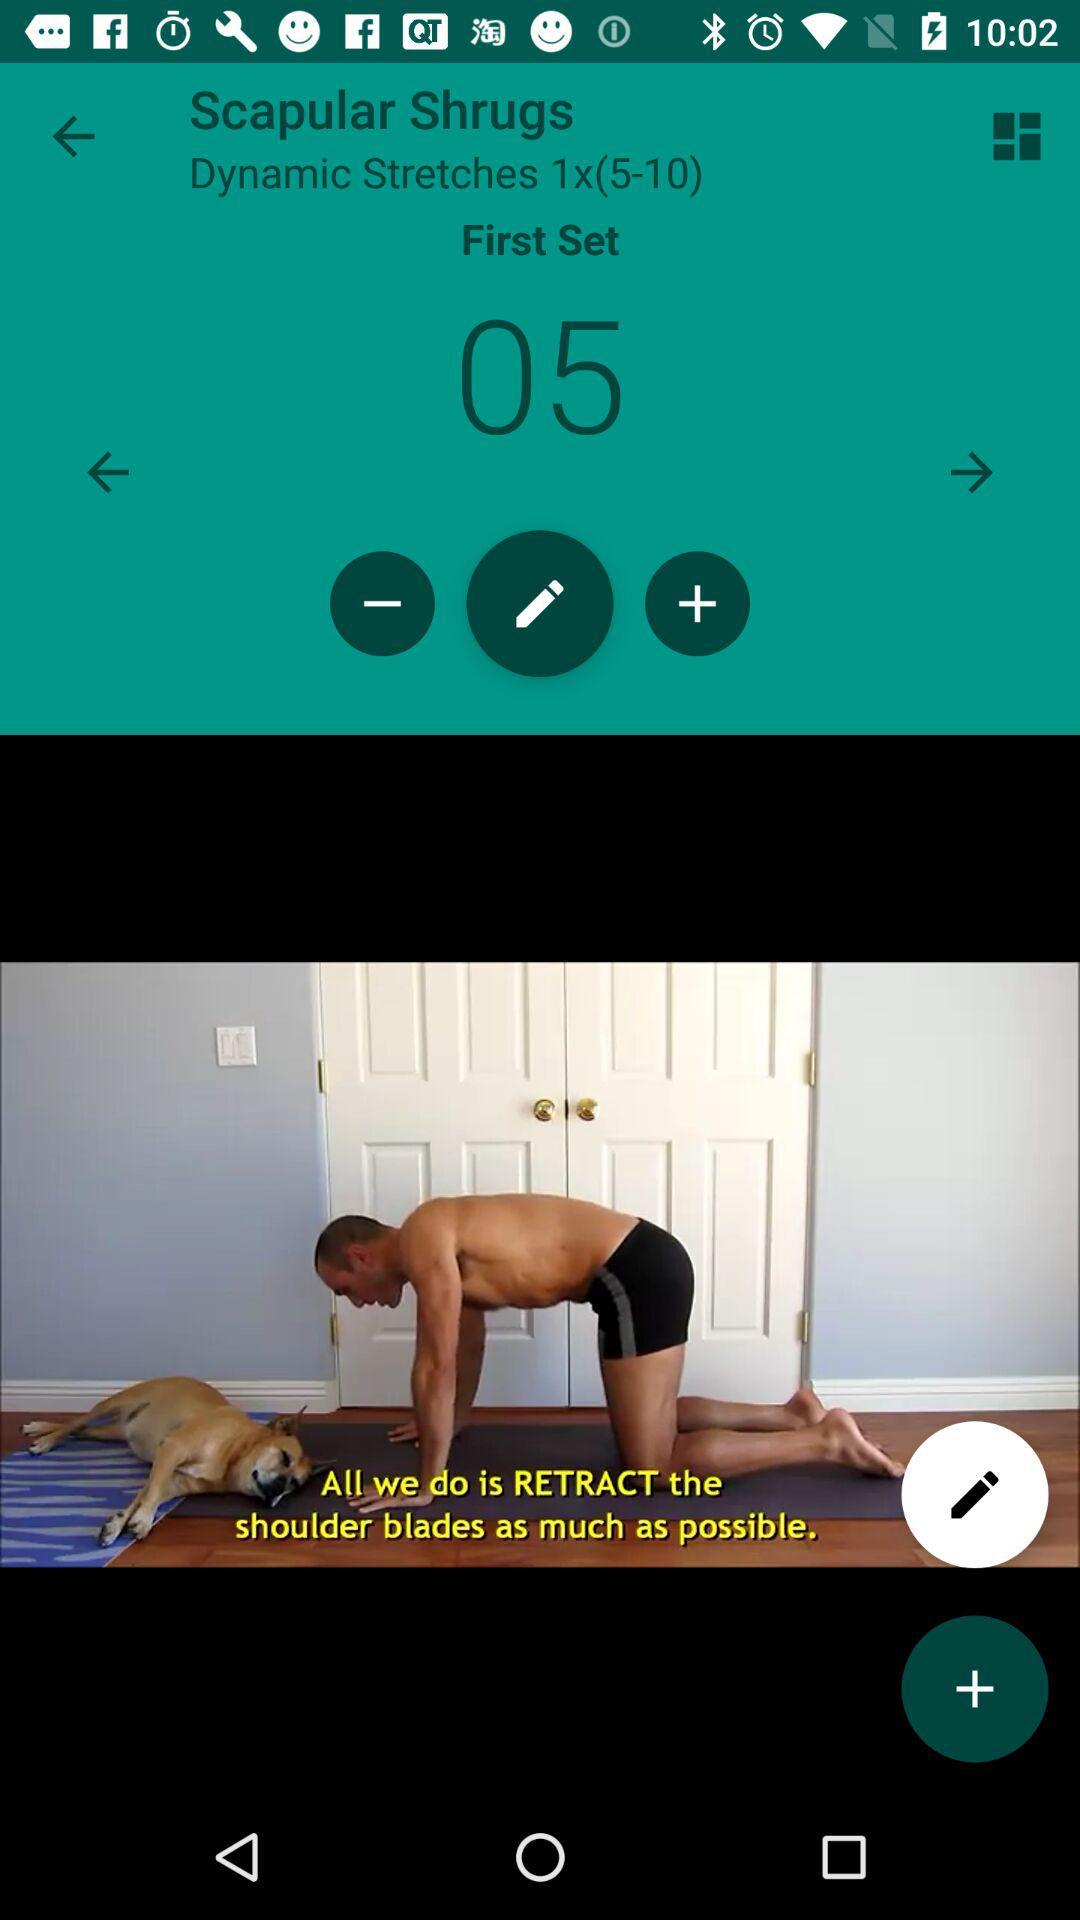 The width and height of the screenshot is (1080, 1920). What do you see at coordinates (974, 1598) in the screenshot?
I see `the edit icon` at bounding box center [974, 1598].